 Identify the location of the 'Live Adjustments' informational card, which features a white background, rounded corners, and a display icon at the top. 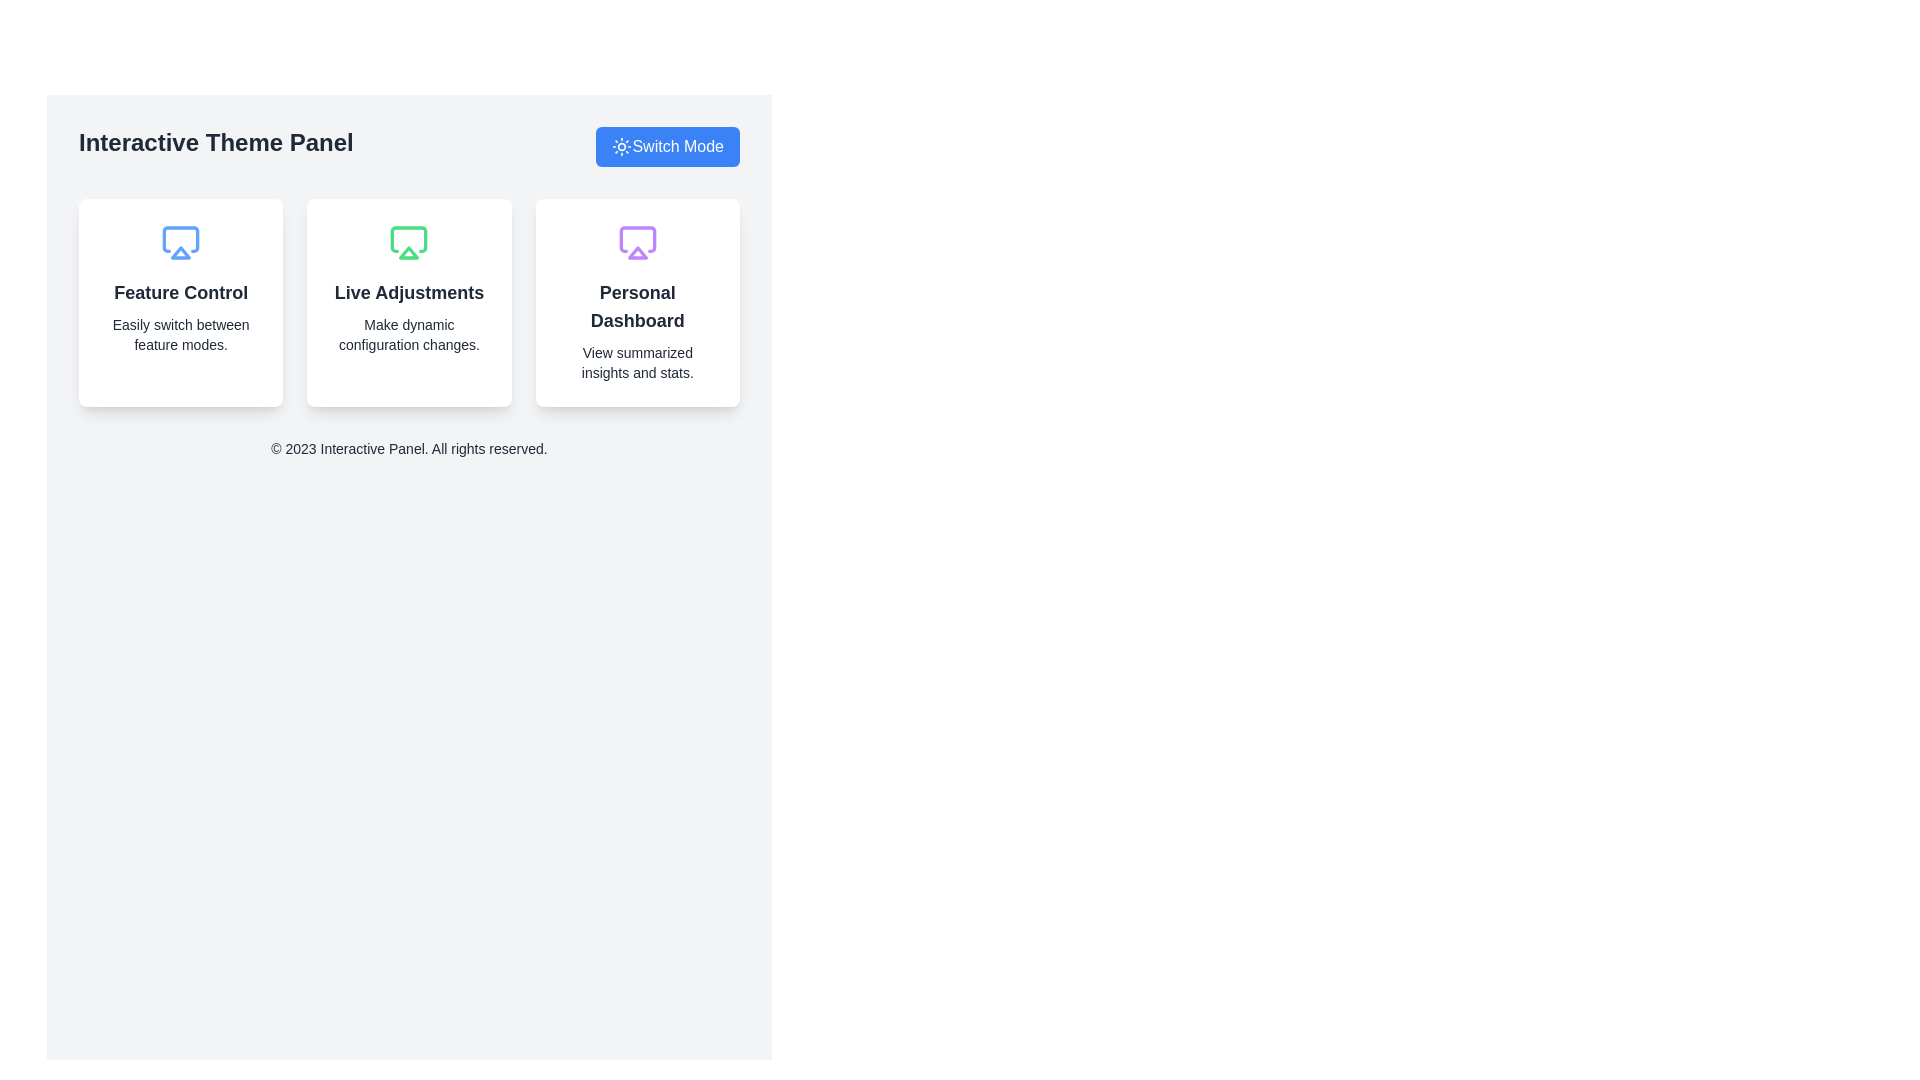
(408, 303).